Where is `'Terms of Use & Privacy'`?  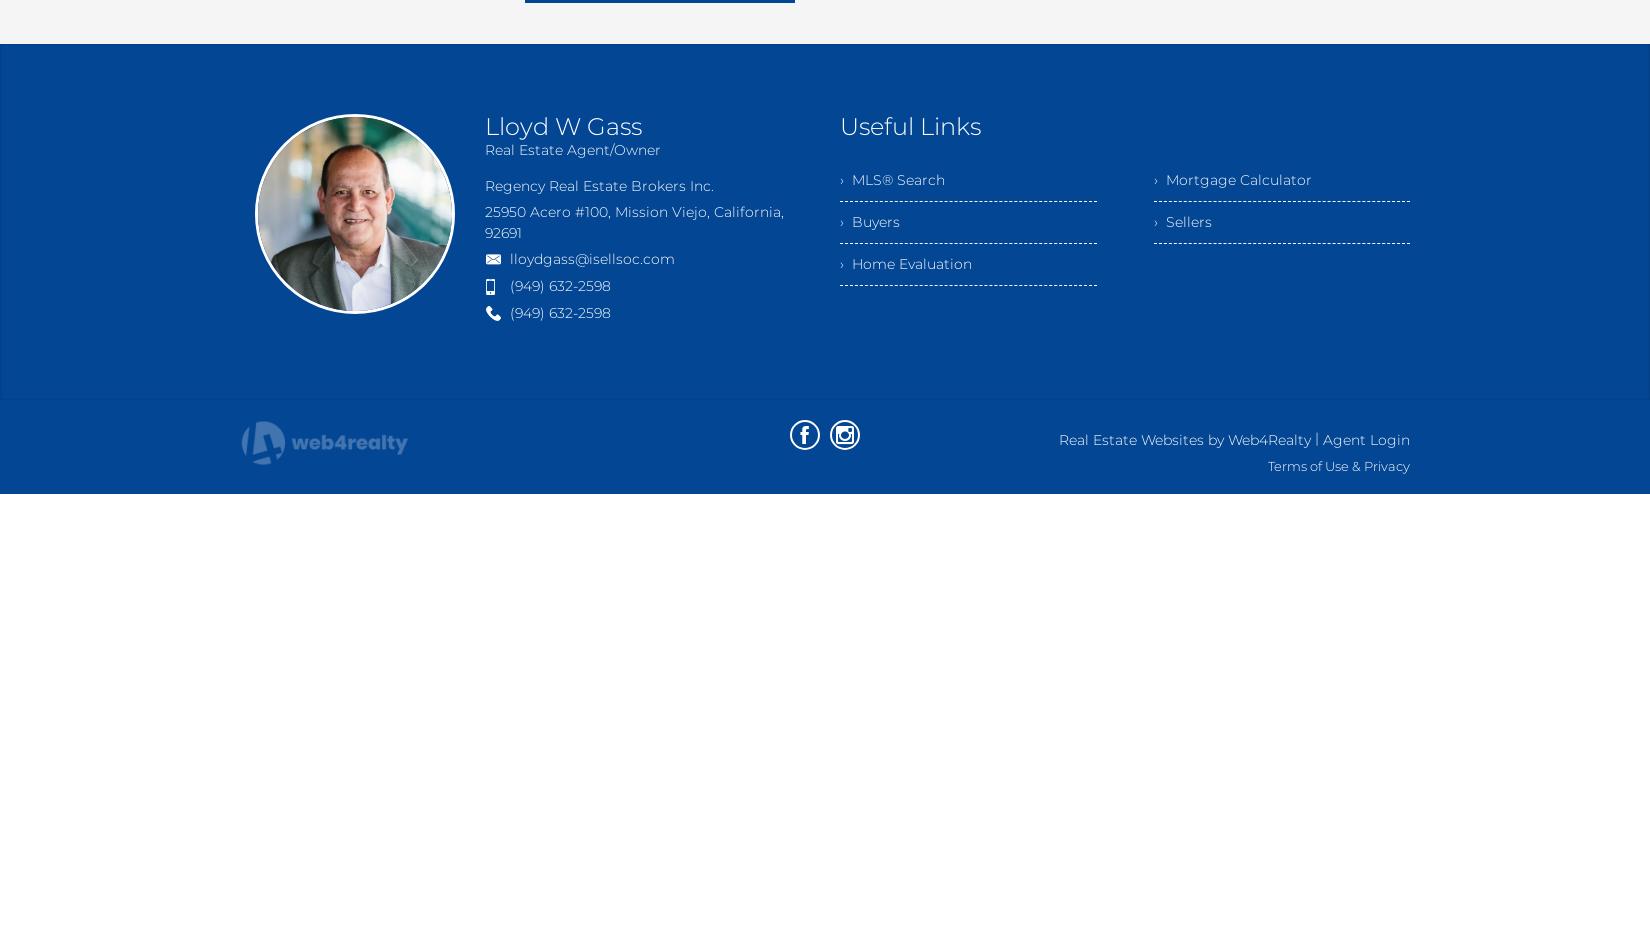 'Terms of Use & Privacy' is located at coordinates (1337, 464).